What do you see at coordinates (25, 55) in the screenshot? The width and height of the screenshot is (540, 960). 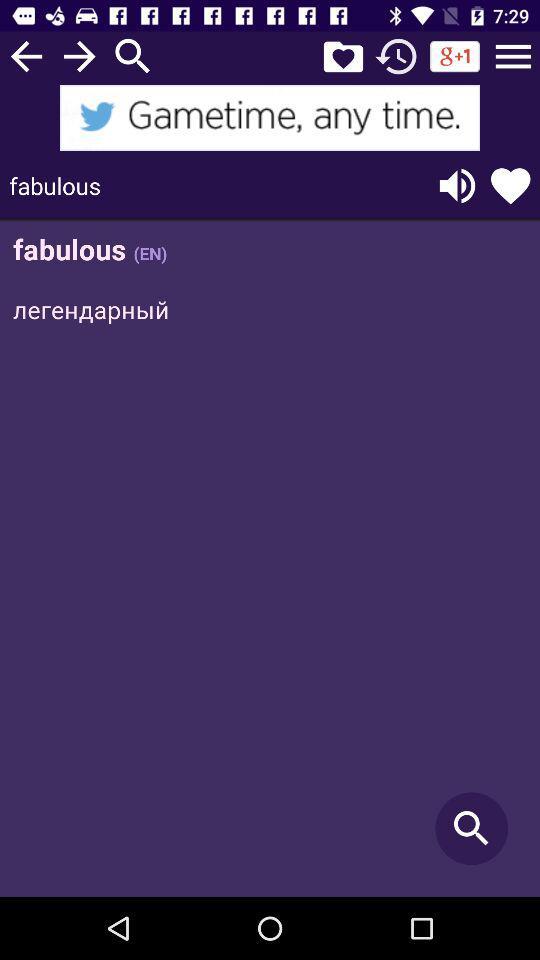 I see `back option` at bounding box center [25, 55].